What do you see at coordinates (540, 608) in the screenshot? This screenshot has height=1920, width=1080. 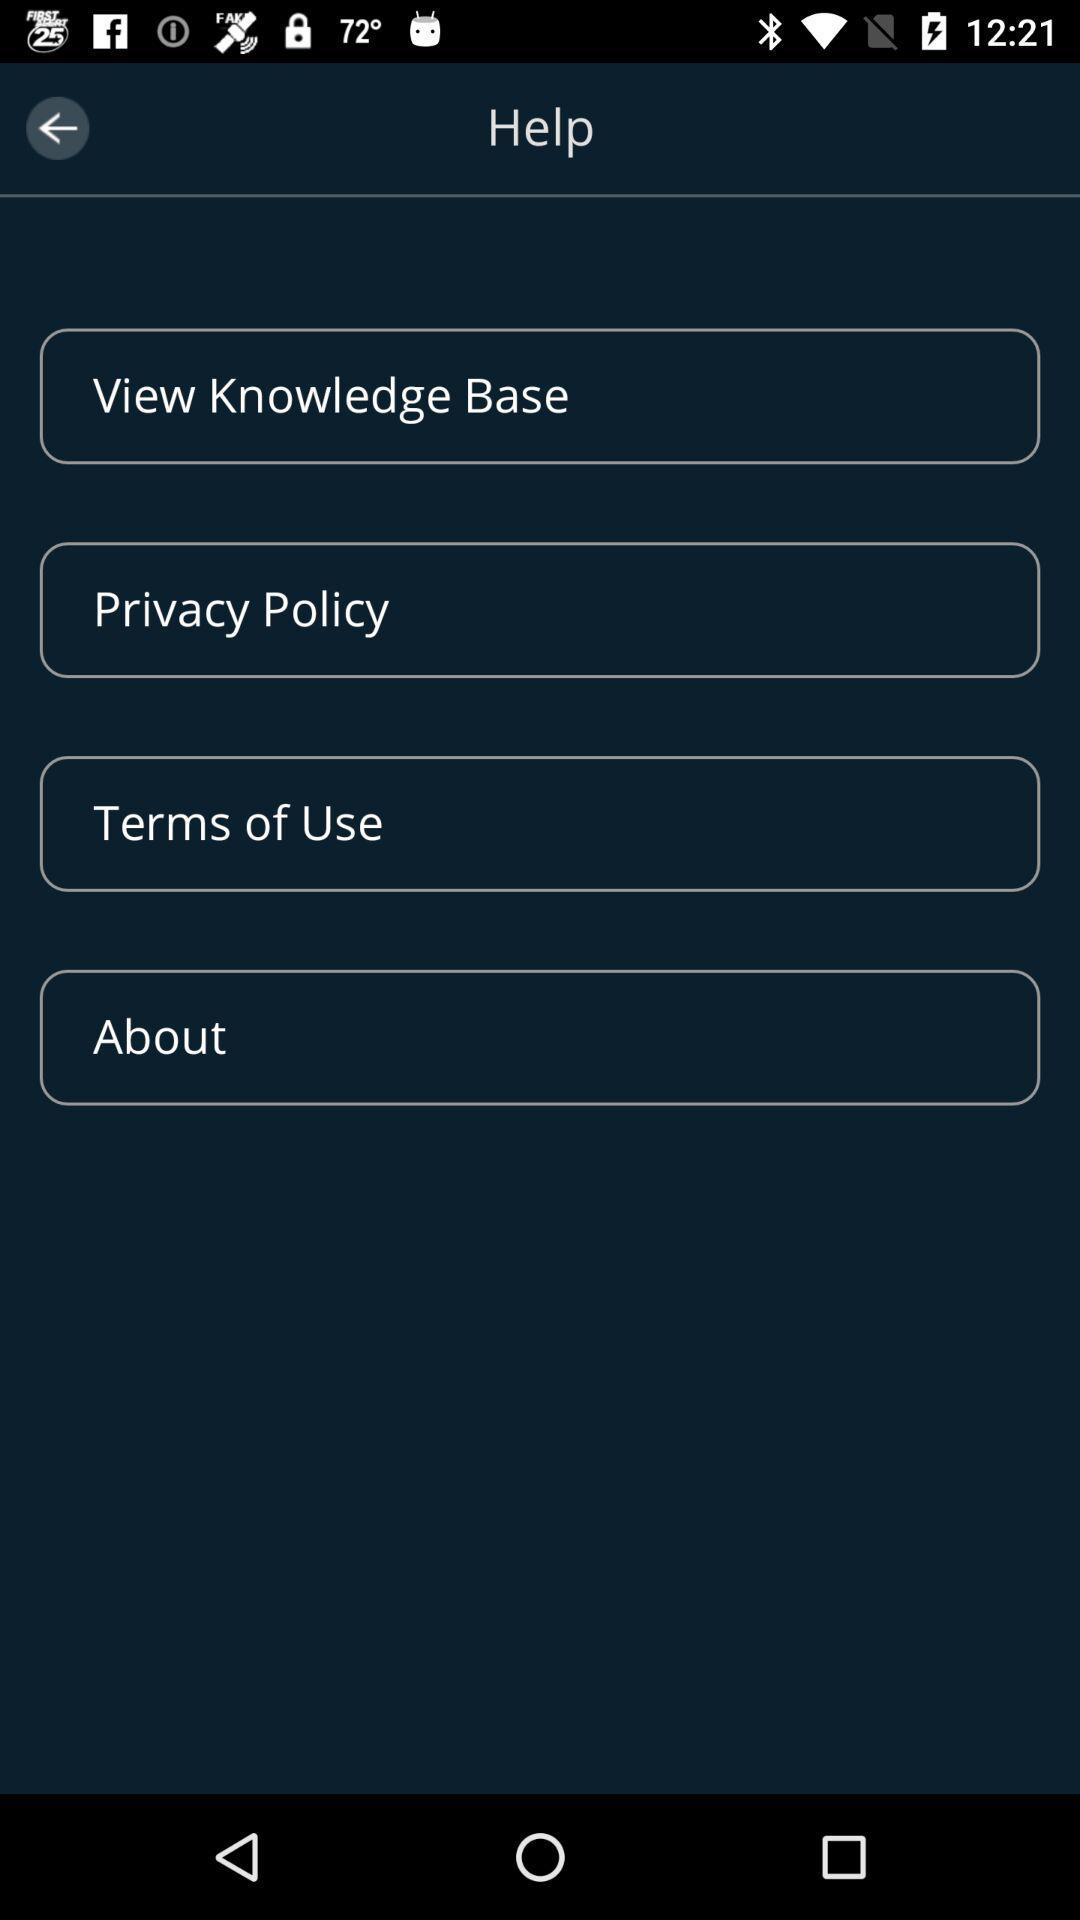 I see `the privacy policy option` at bounding box center [540, 608].